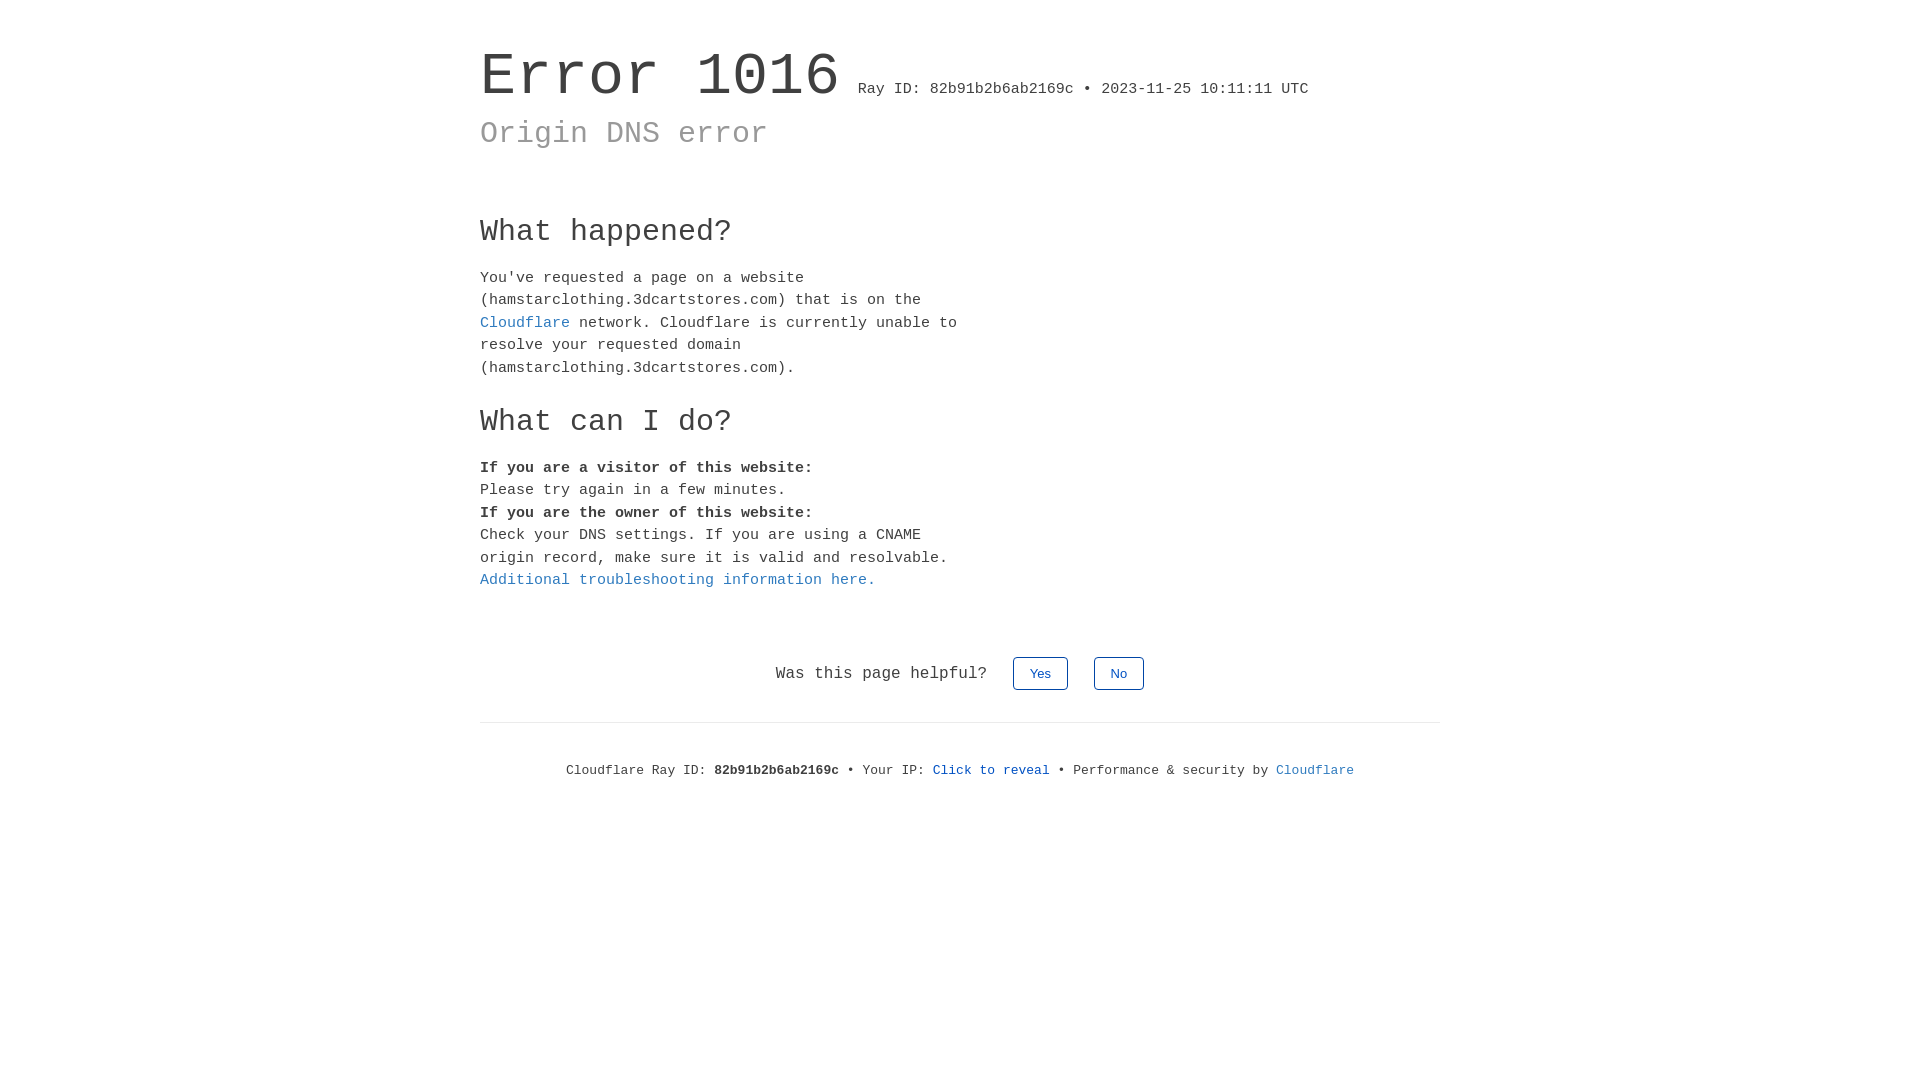 The height and width of the screenshot is (1080, 1920). I want to click on 'Cloudflare', so click(1315, 768).